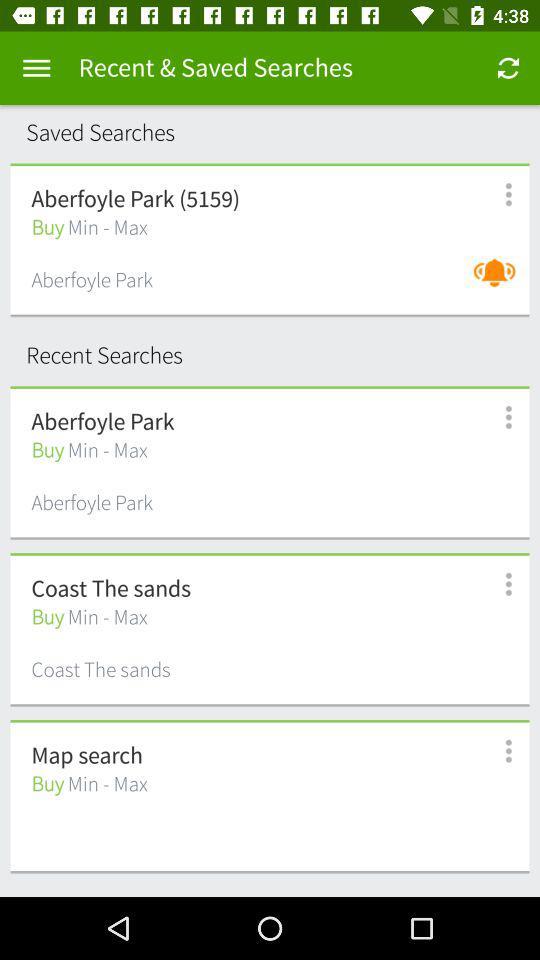 The image size is (540, 960). What do you see at coordinates (496, 416) in the screenshot?
I see `open description` at bounding box center [496, 416].